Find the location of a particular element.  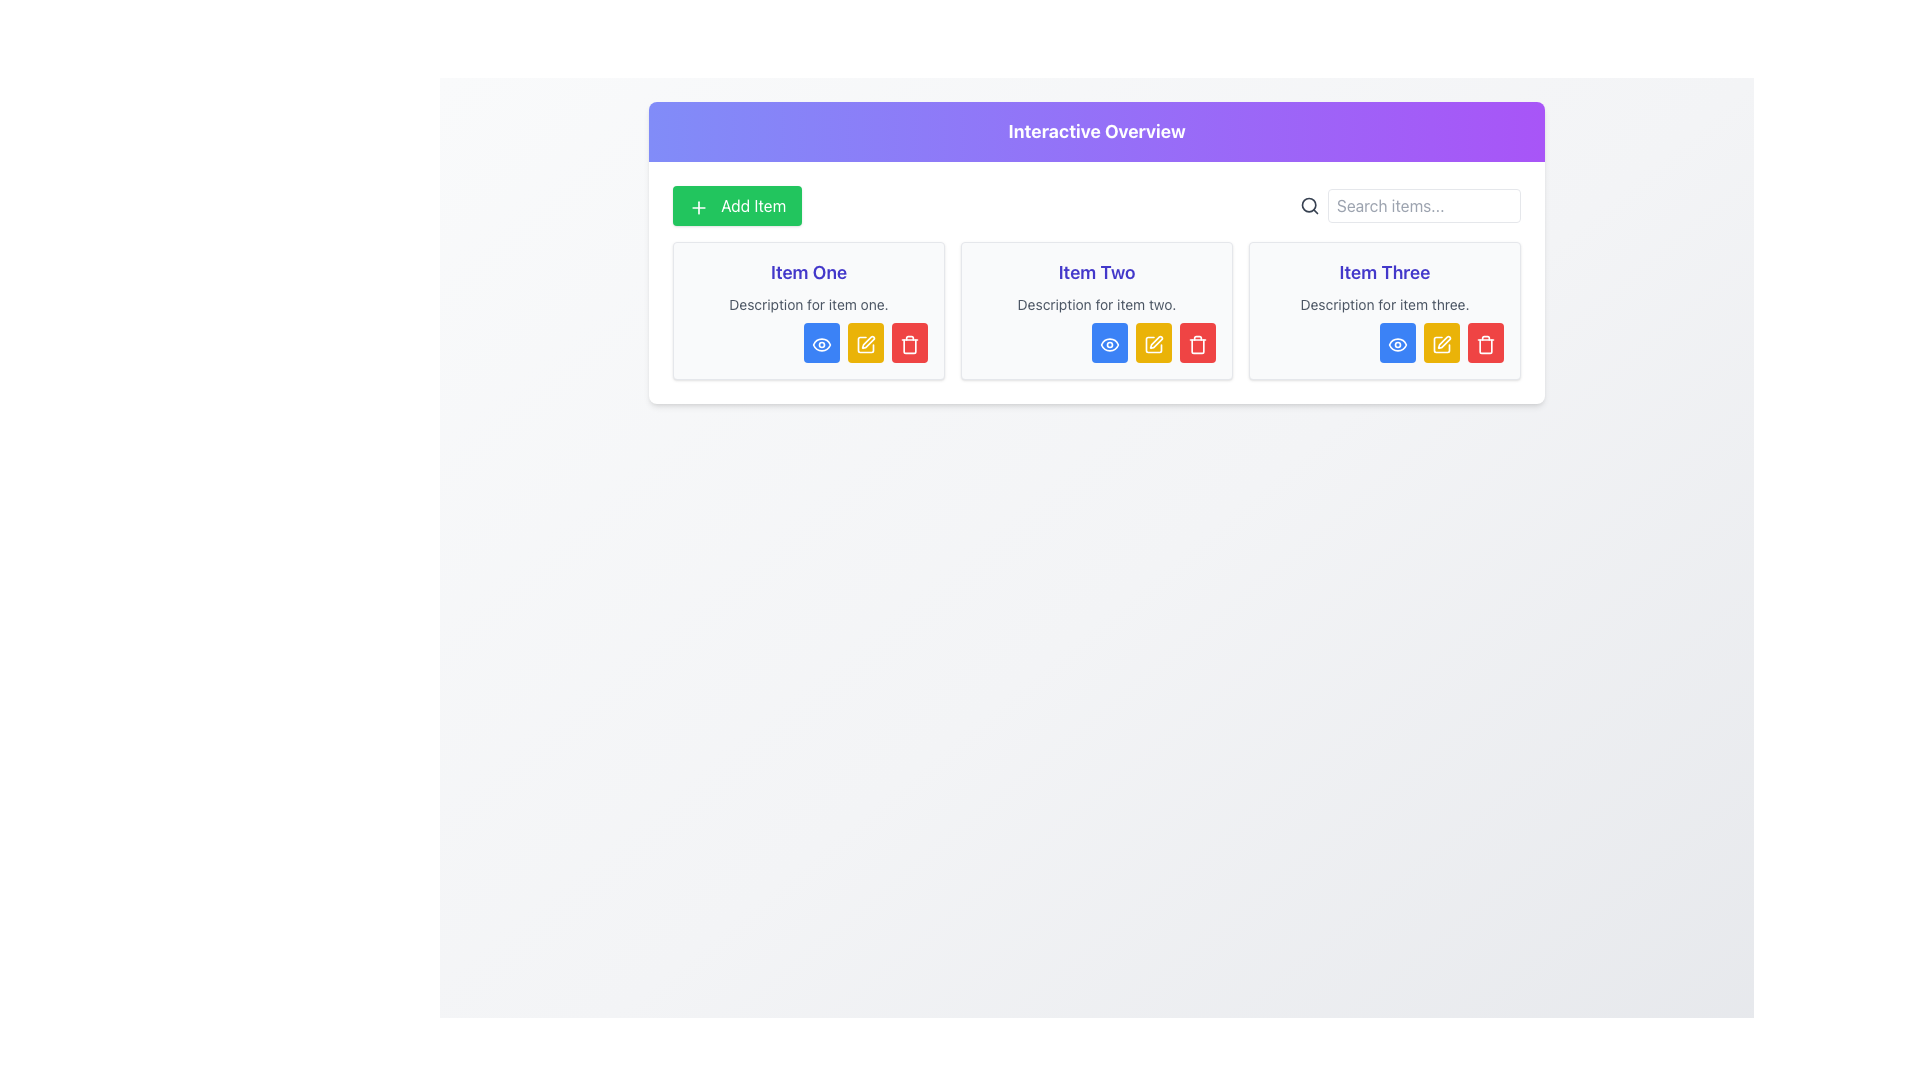

the pen icon within the button group of the 'Item One' card to initiate editing is located at coordinates (868, 341).